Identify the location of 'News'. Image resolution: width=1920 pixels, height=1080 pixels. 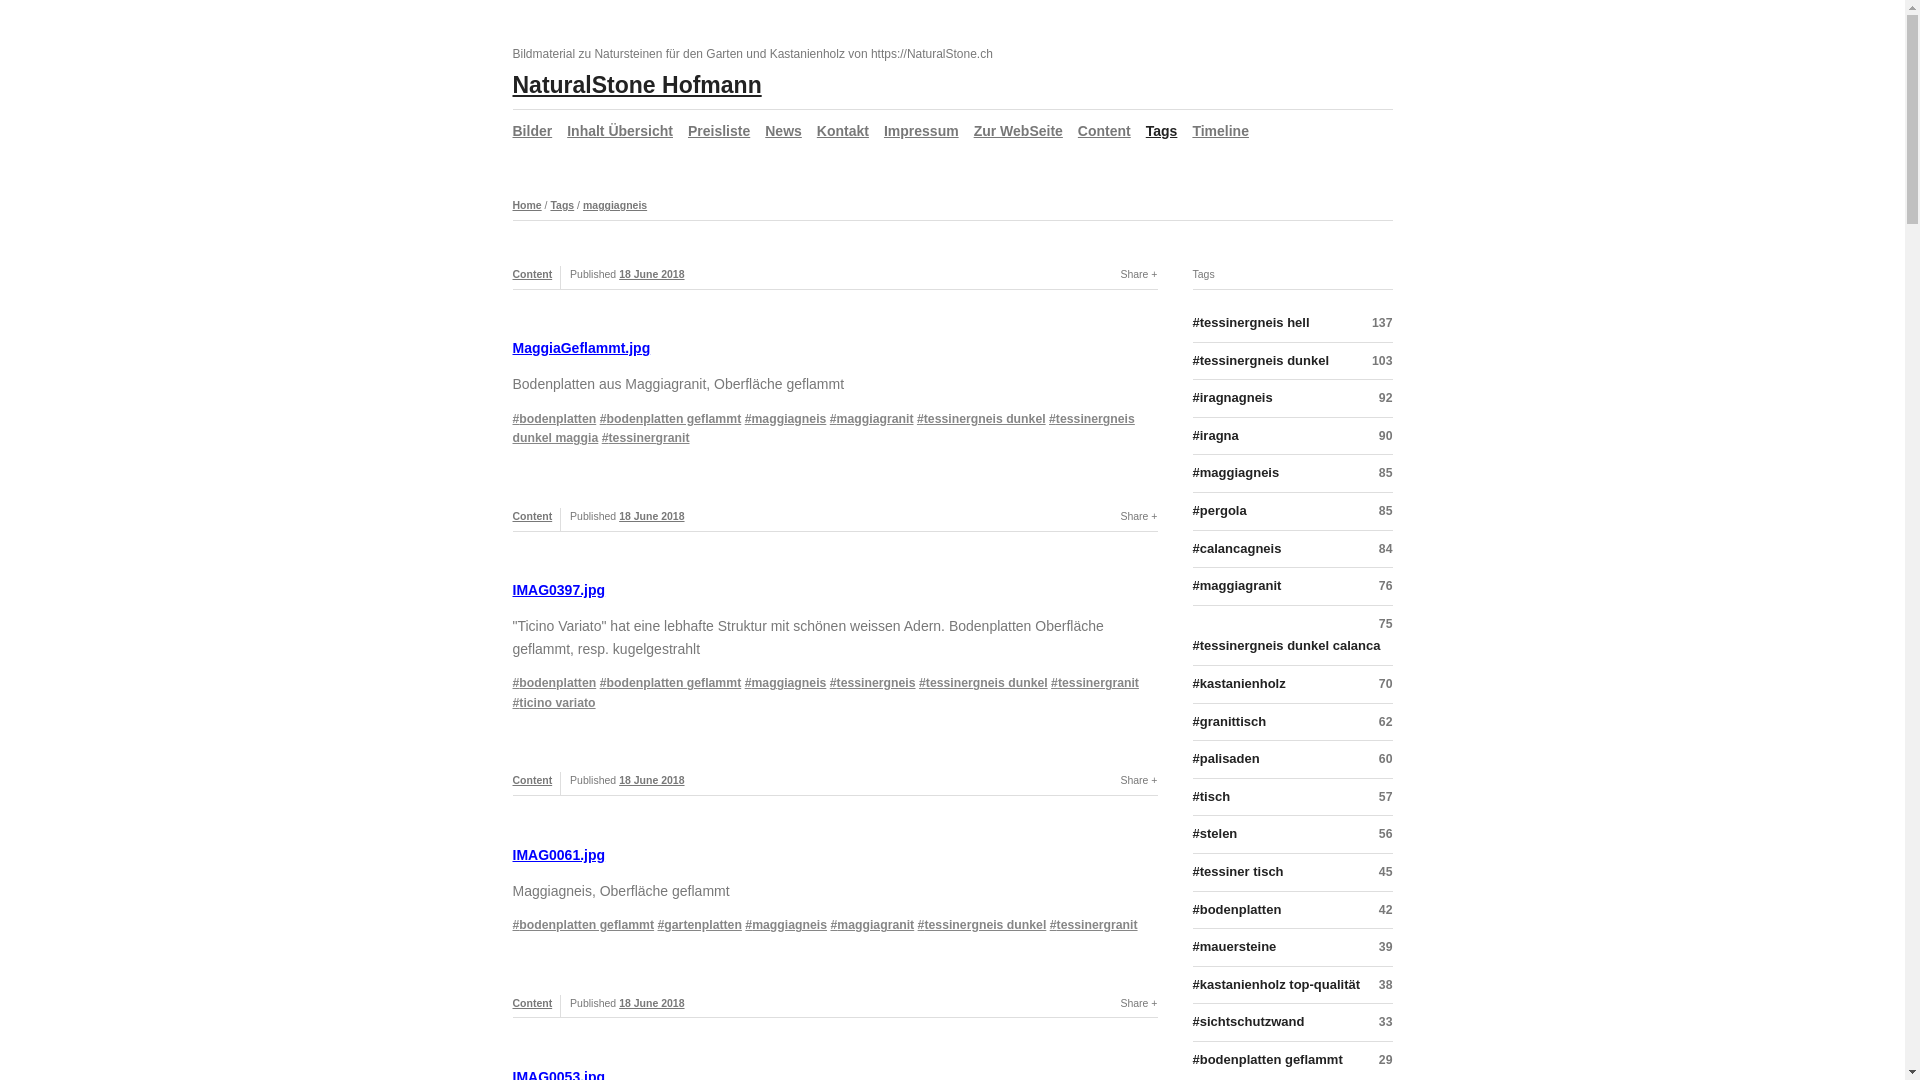
(763, 131).